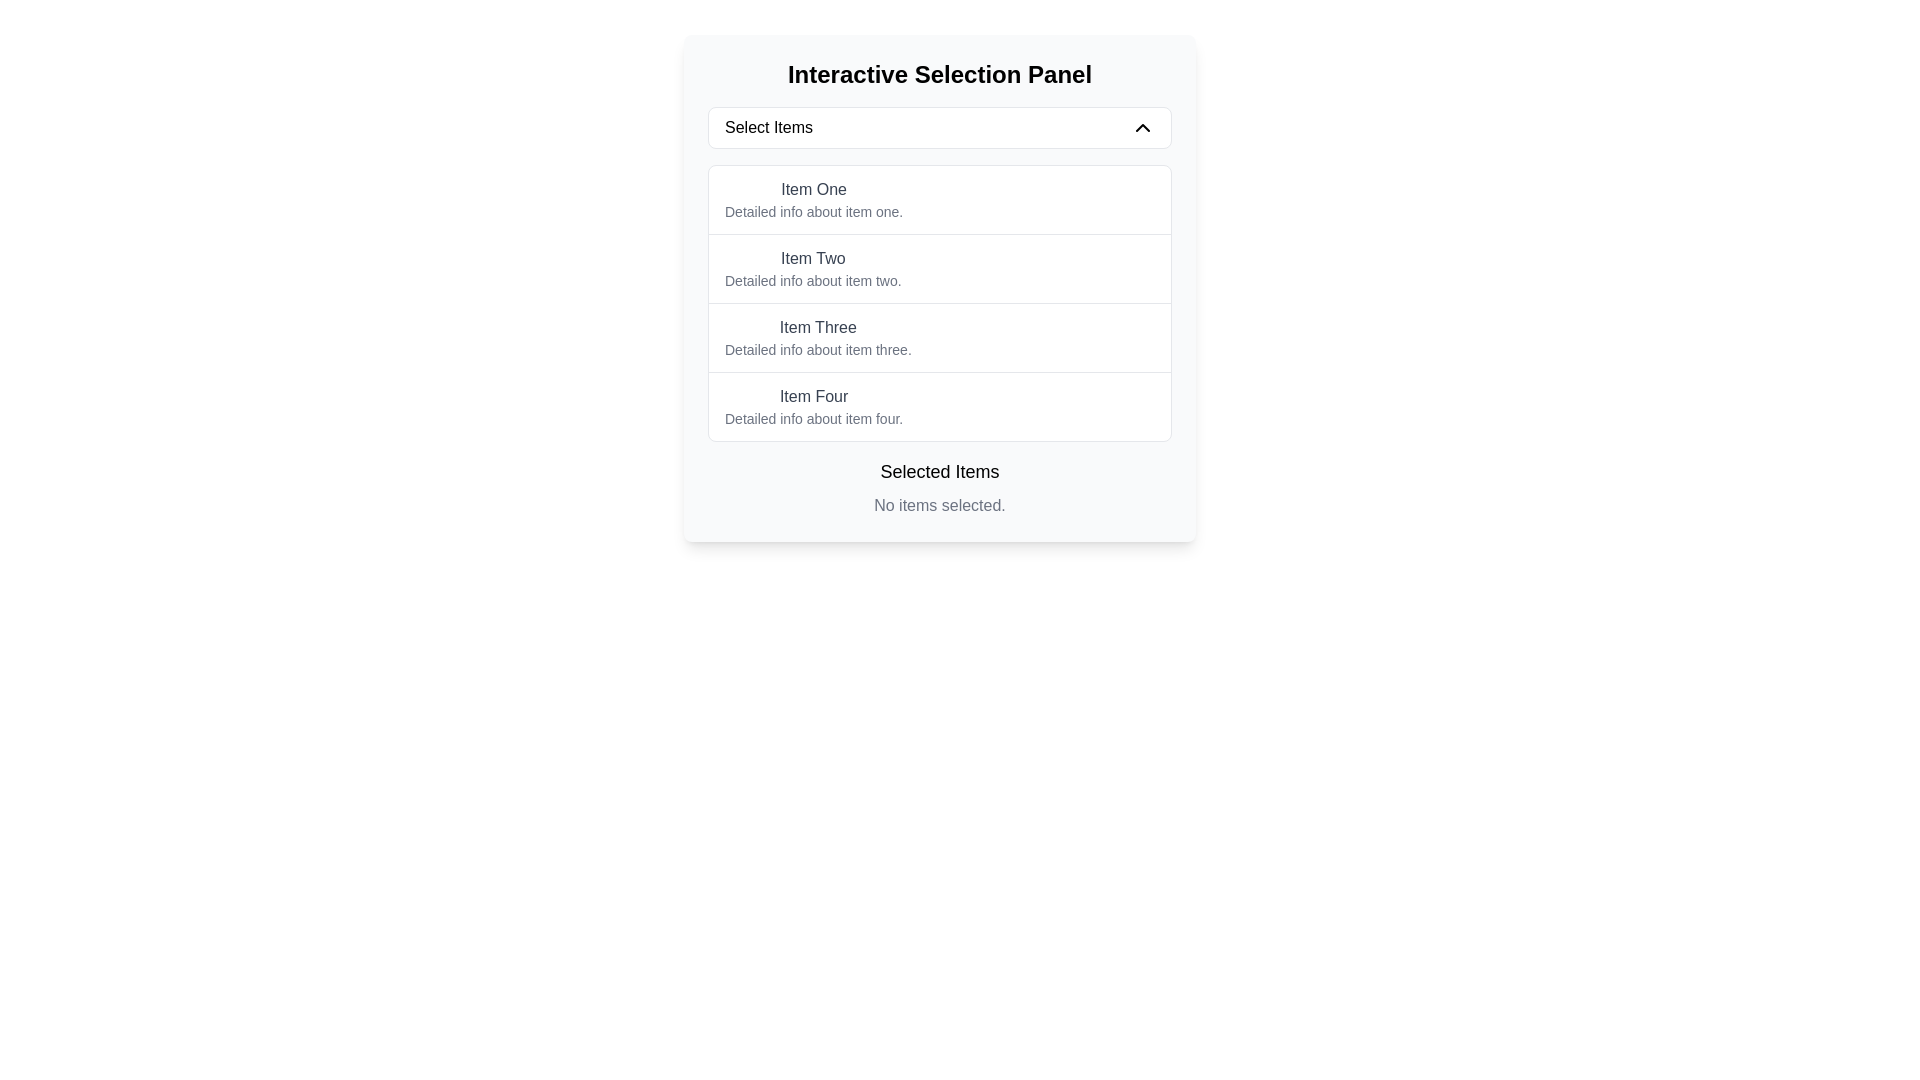 This screenshot has height=1080, width=1920. I want to click on the descriptive text element styled in gray, positioned below the heading 'Item Four' and above the 'Selected Items' section, so click(814, 418).